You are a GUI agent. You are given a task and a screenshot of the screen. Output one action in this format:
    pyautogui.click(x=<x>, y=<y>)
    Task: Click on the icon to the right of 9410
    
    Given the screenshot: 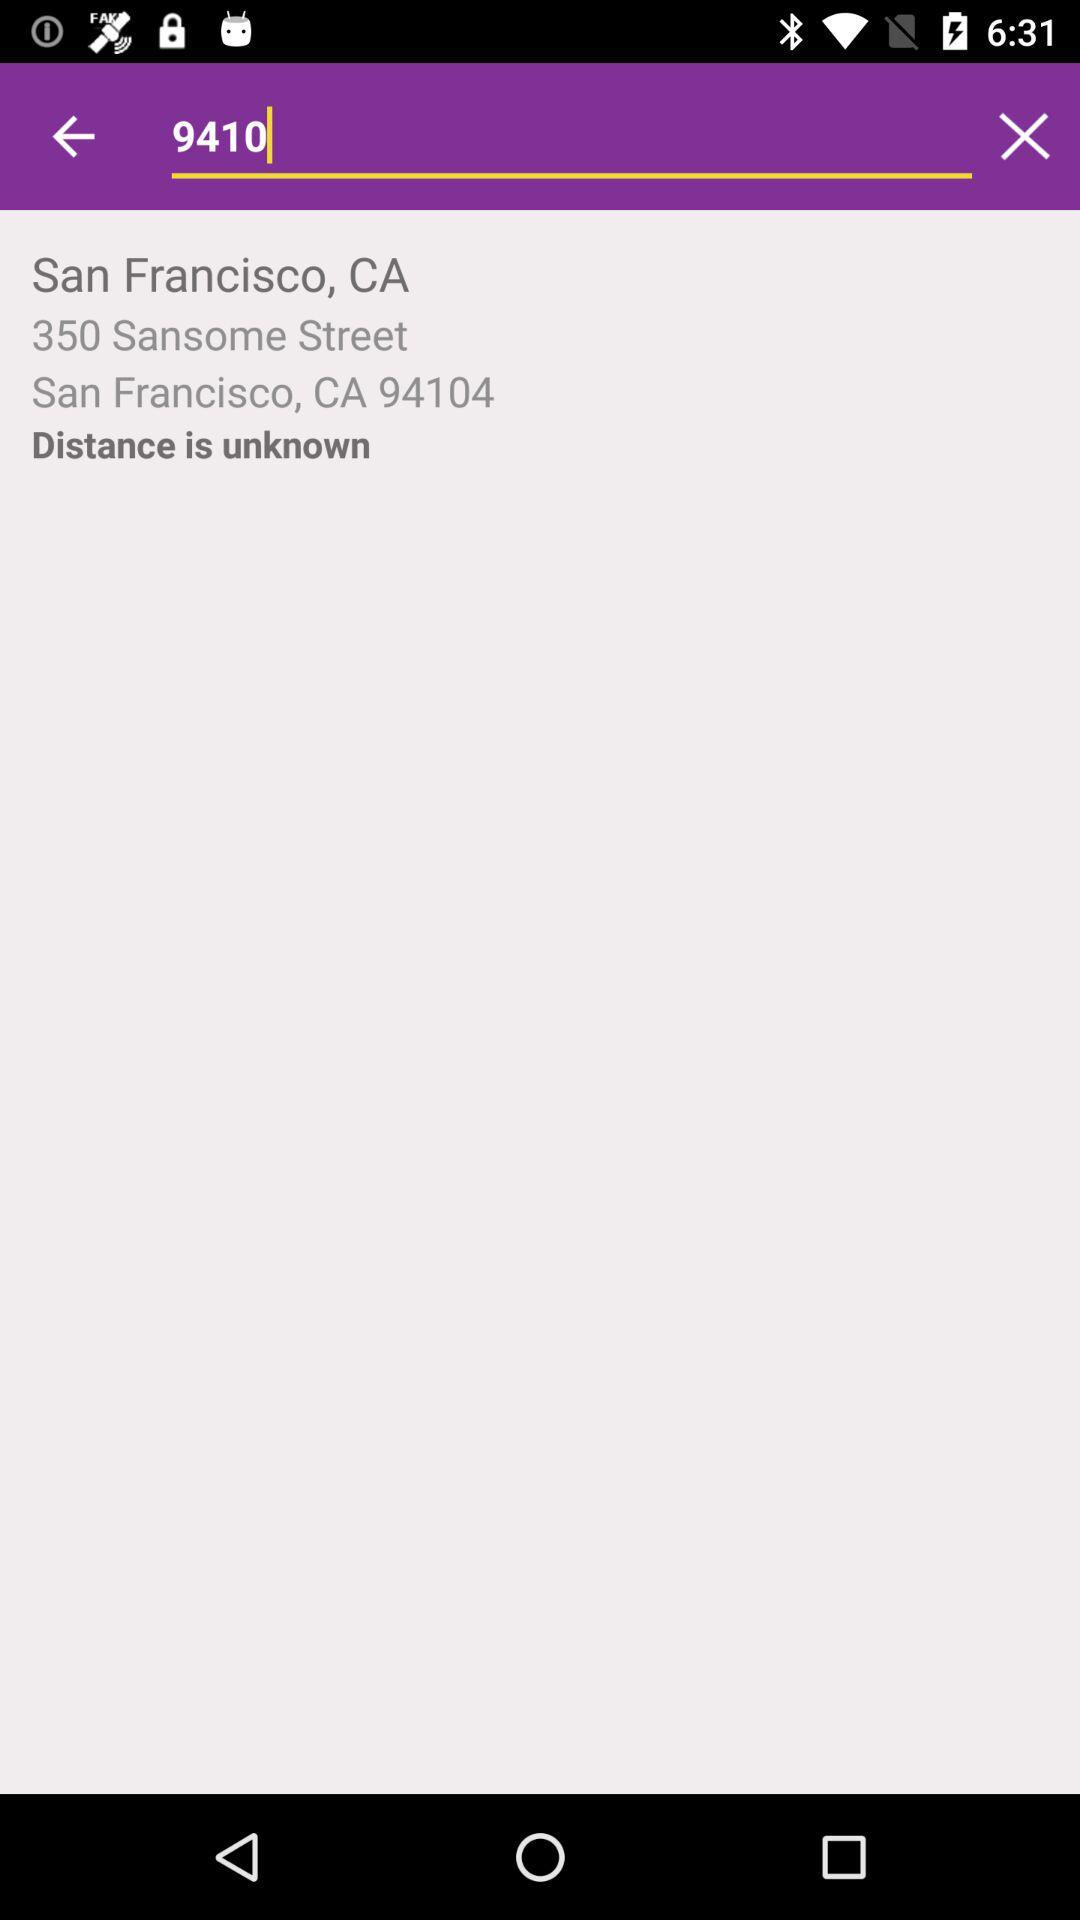 What is the action you would take?
    pyautogui.click(x=1024, y=135)
    